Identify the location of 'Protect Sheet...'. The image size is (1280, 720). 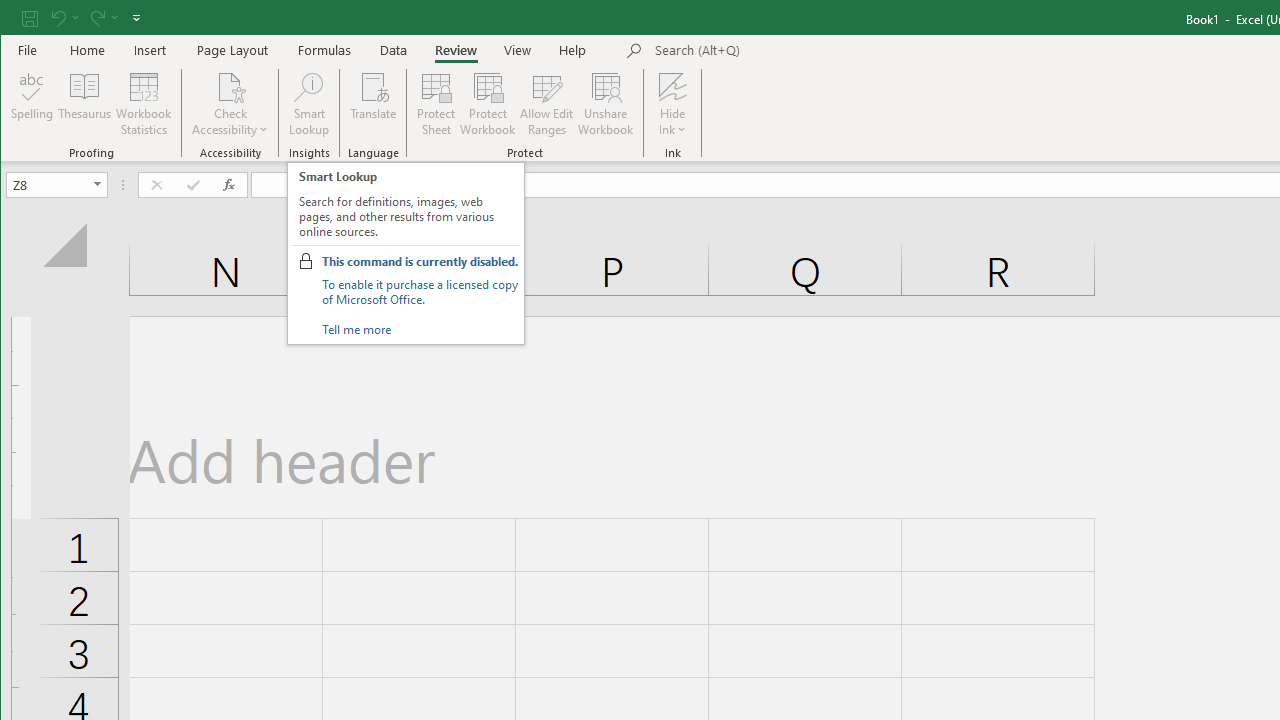
(435, 104).